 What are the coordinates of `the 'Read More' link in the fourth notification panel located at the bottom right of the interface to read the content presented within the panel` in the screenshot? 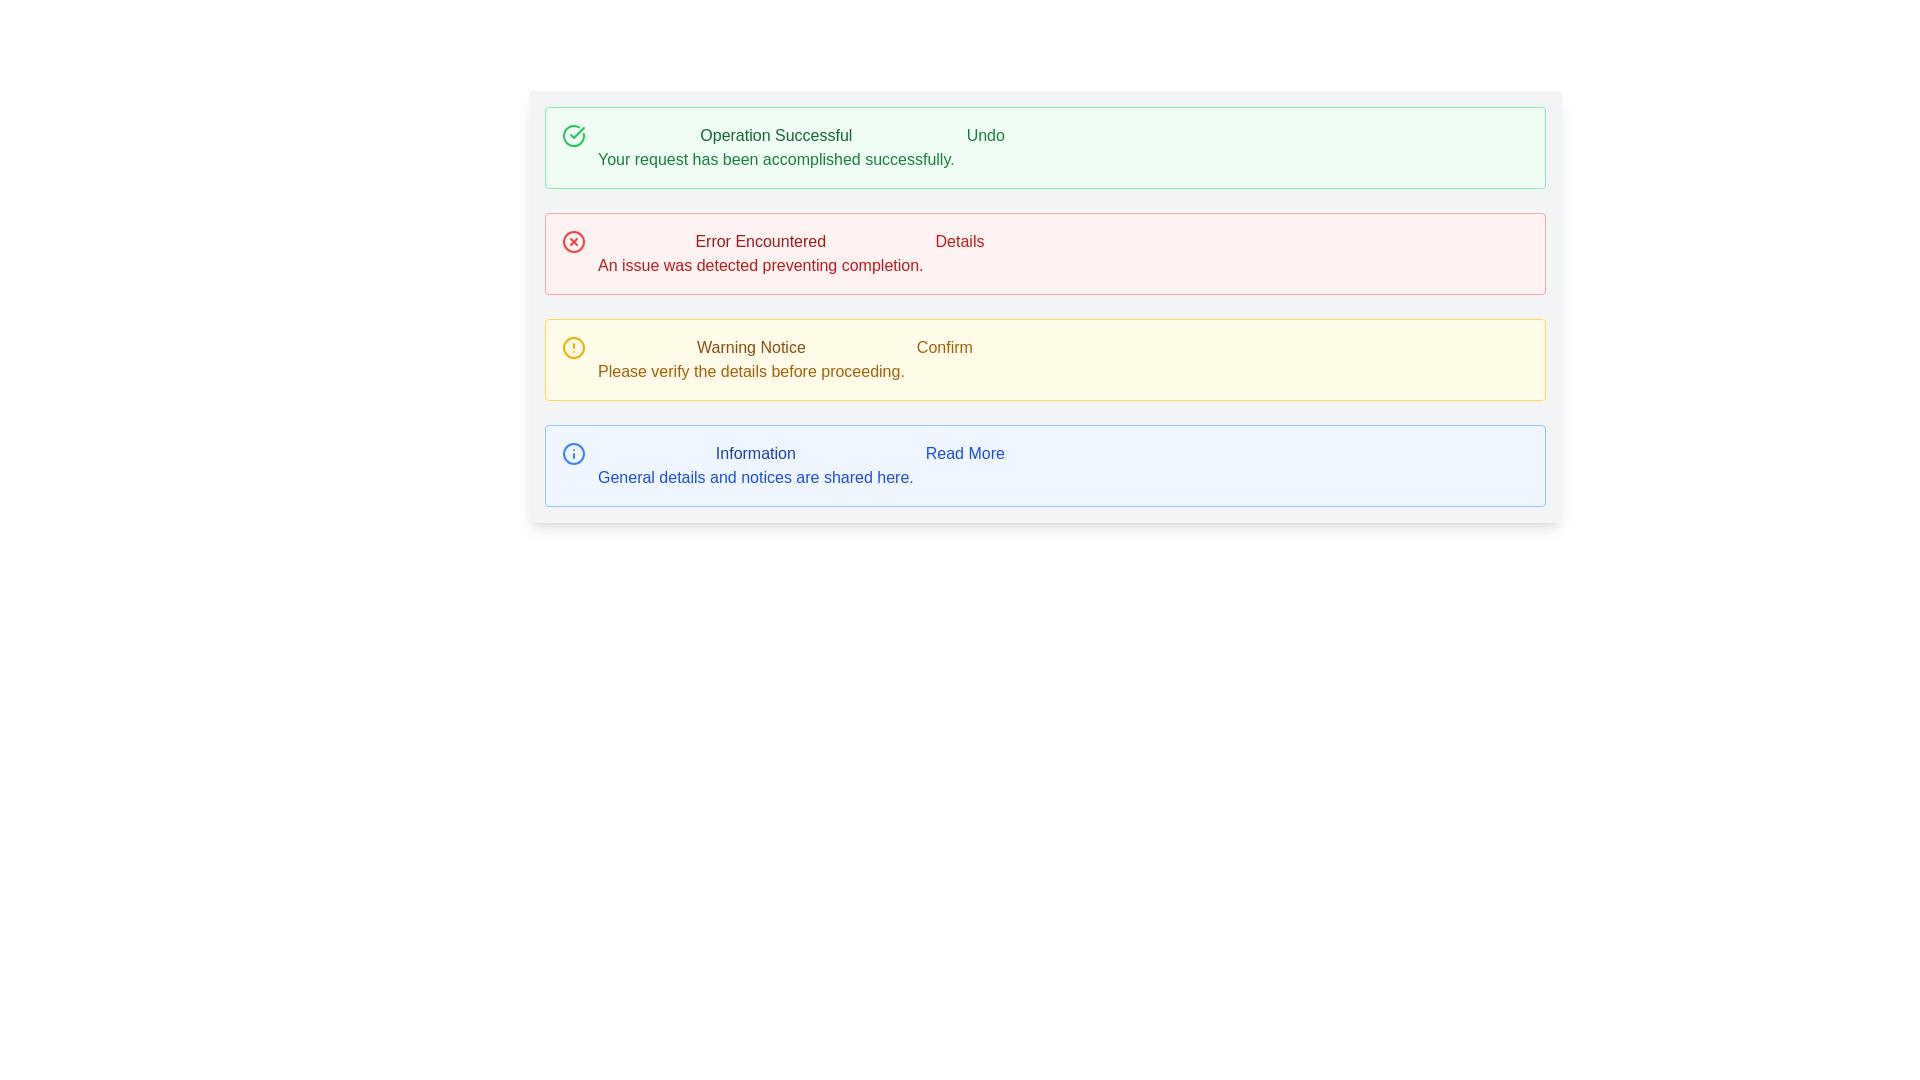 It's located at (1044, 466).